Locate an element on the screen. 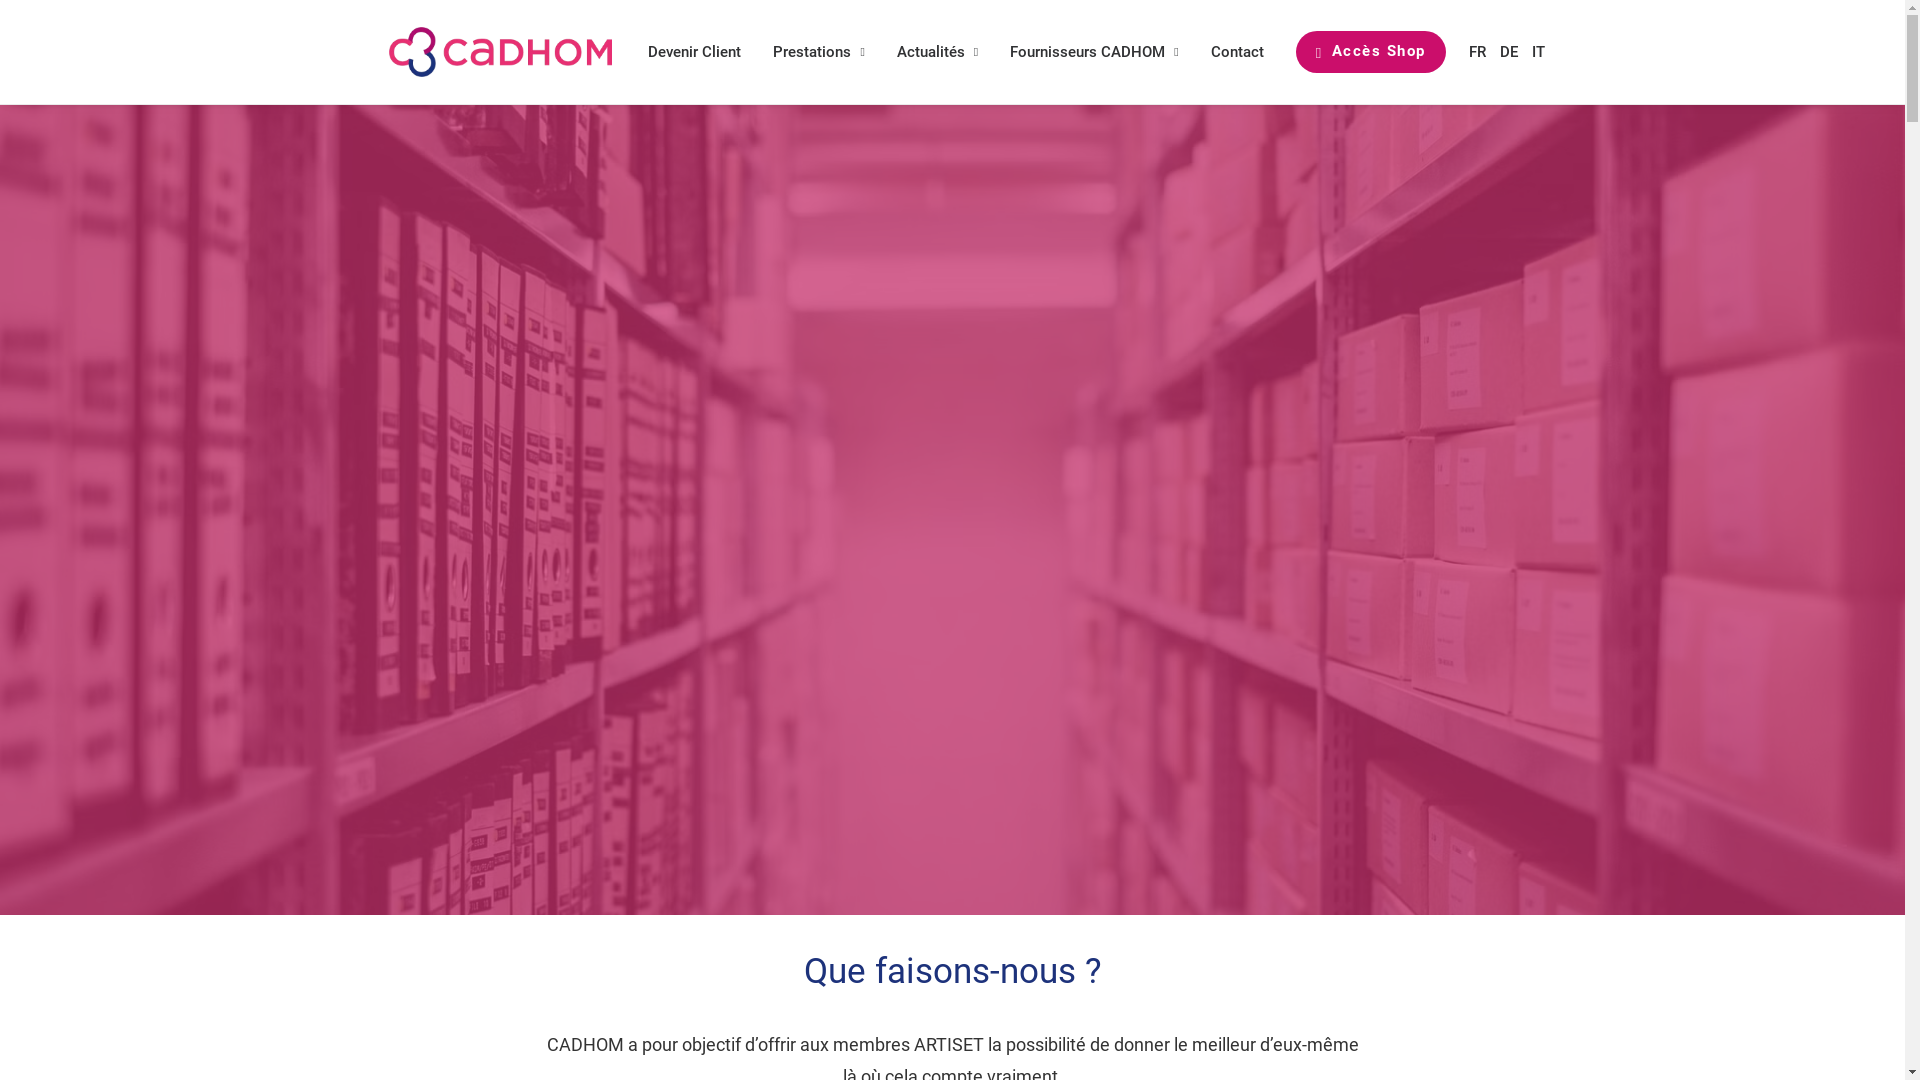 Image resolution: width=1920 pixels, height=1080 pixels. 'Devenir Client' is located at coordinates (648, 50).